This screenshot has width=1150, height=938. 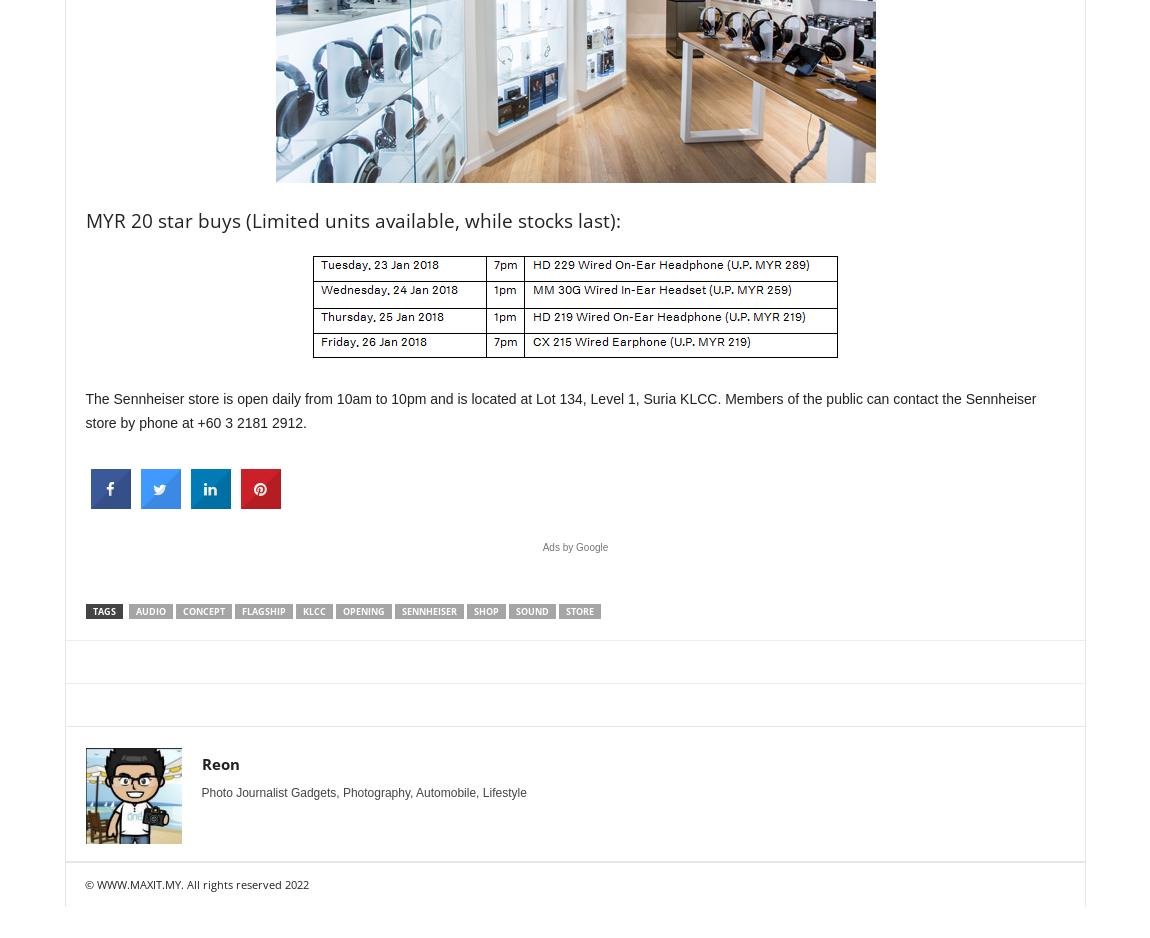 I want to click on 'sound', so click(x=531, y=611).